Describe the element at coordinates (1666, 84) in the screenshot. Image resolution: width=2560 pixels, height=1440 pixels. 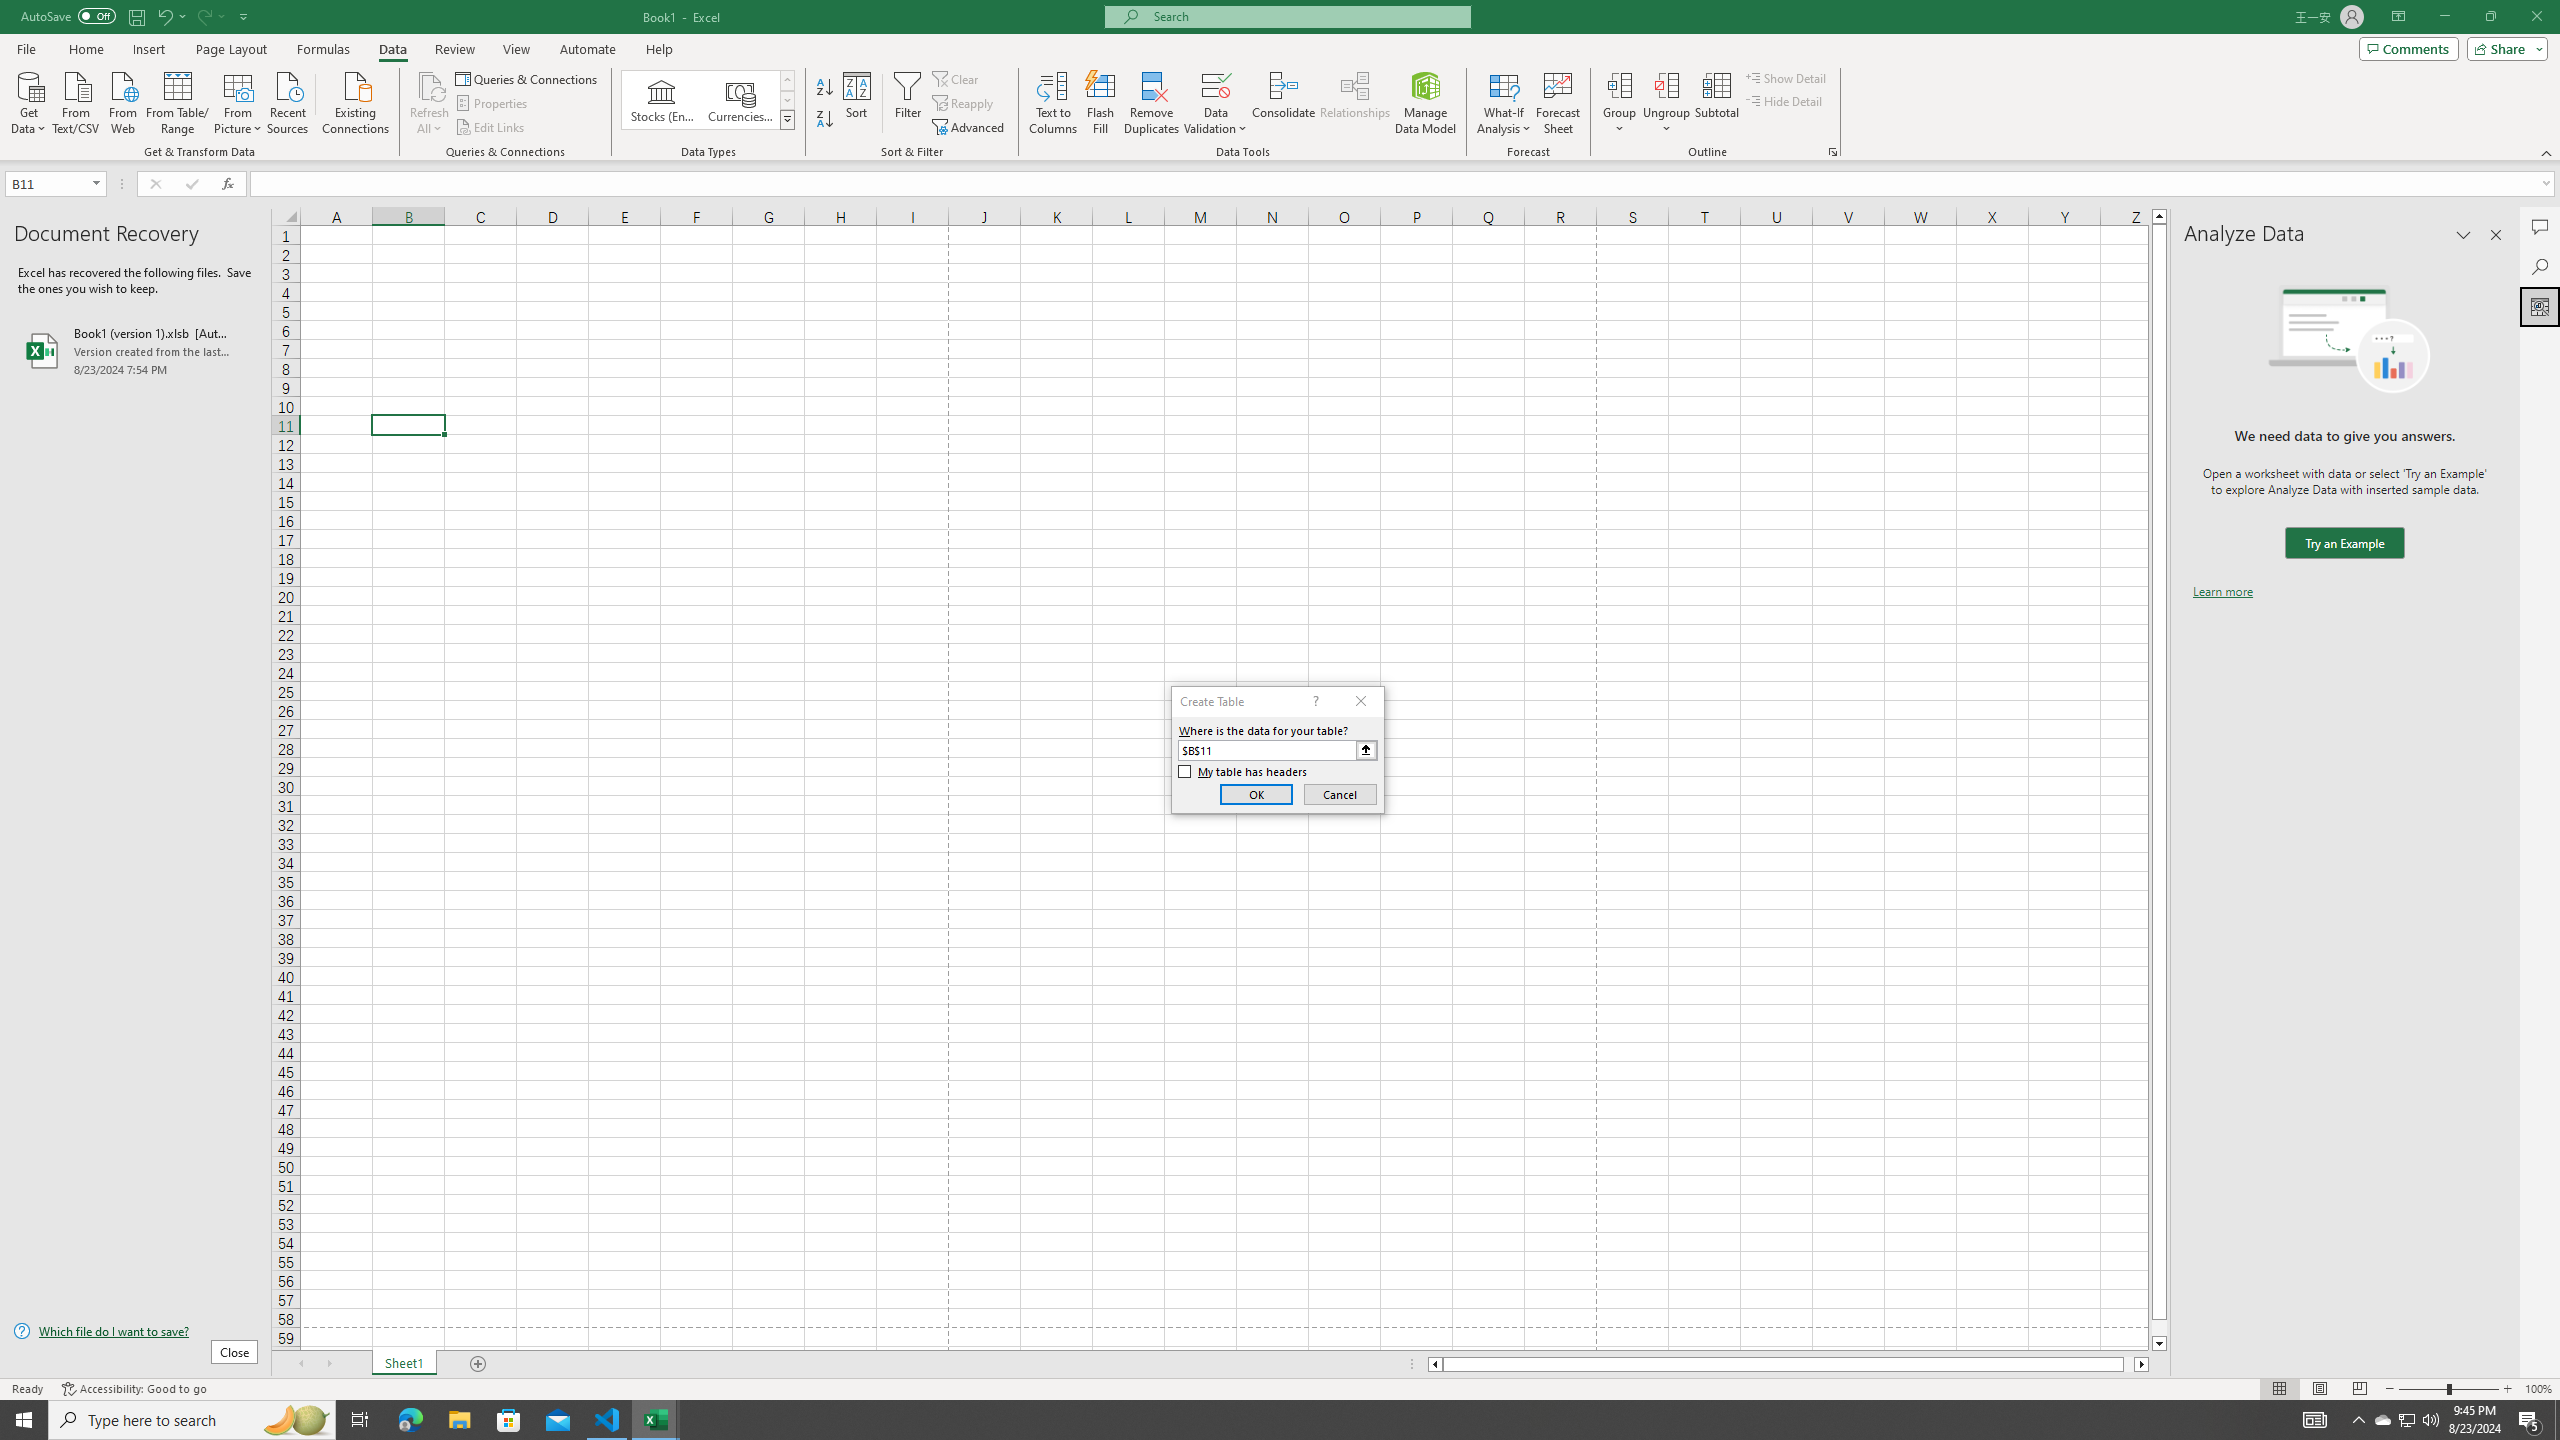
I see `'Ungroup...'` at that location.